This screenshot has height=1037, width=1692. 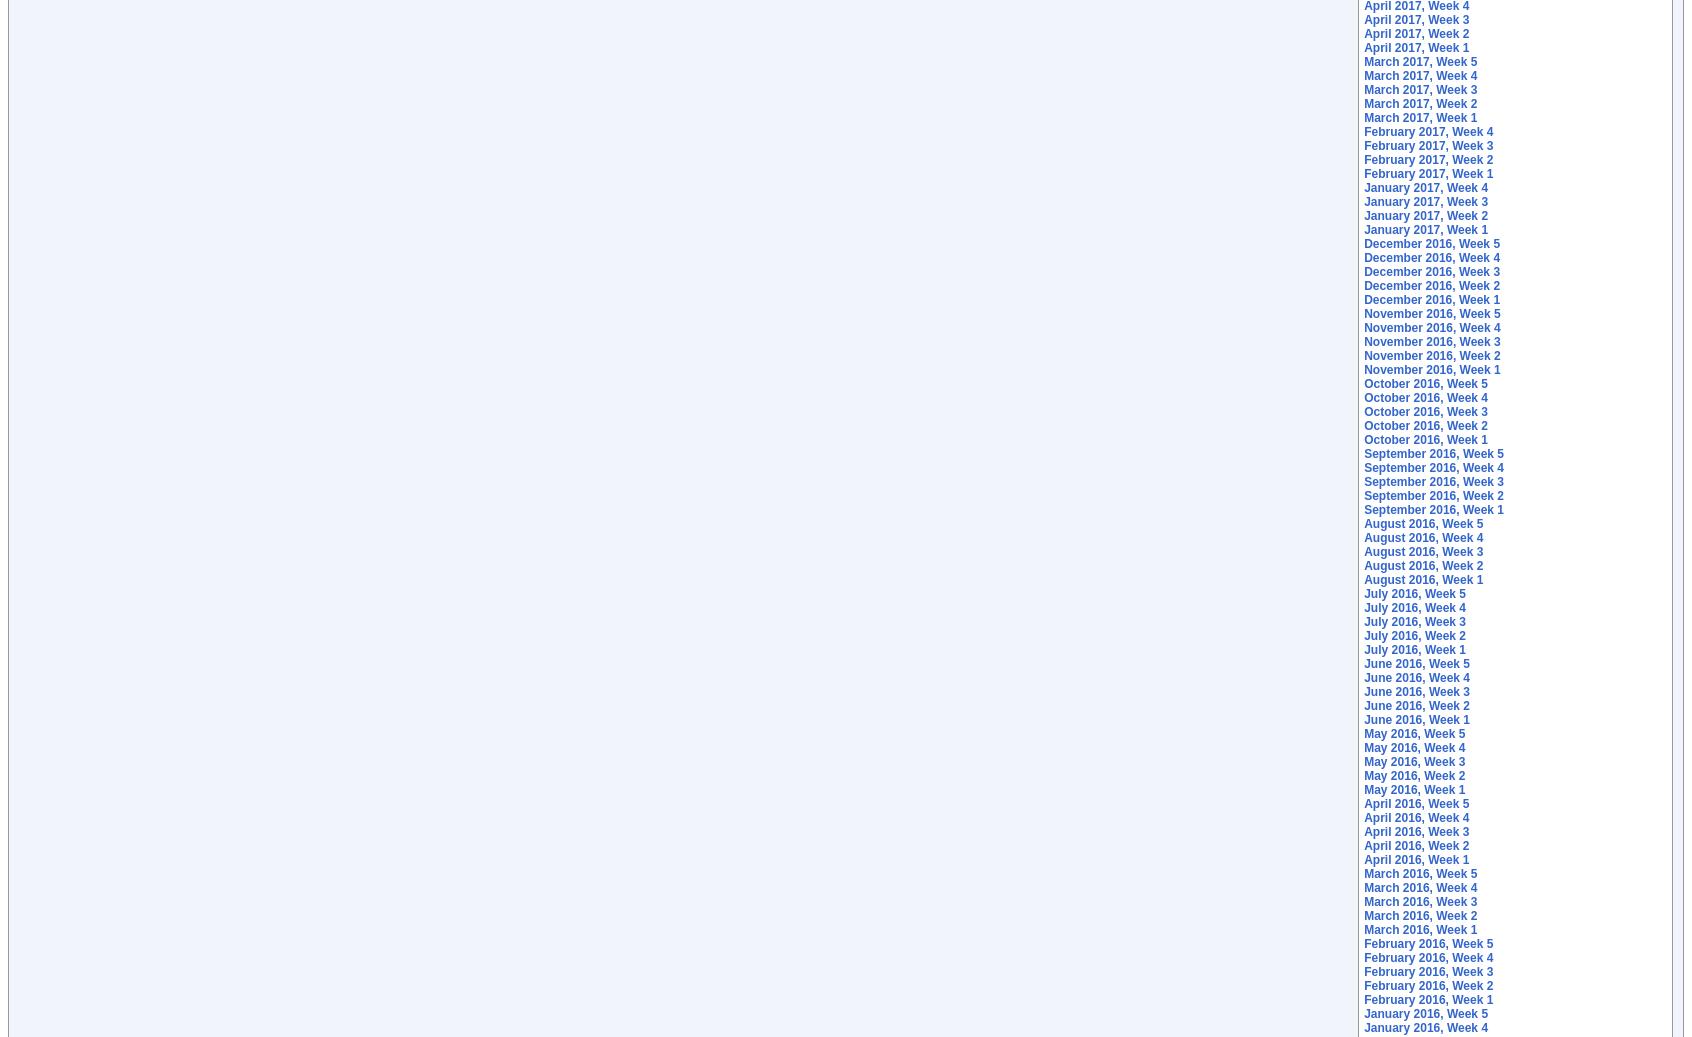 What do you see at coordinates (1419, 103) in the screenshot?
I see `'March 2017, Week 2'` at bounding box center [1419, 103].